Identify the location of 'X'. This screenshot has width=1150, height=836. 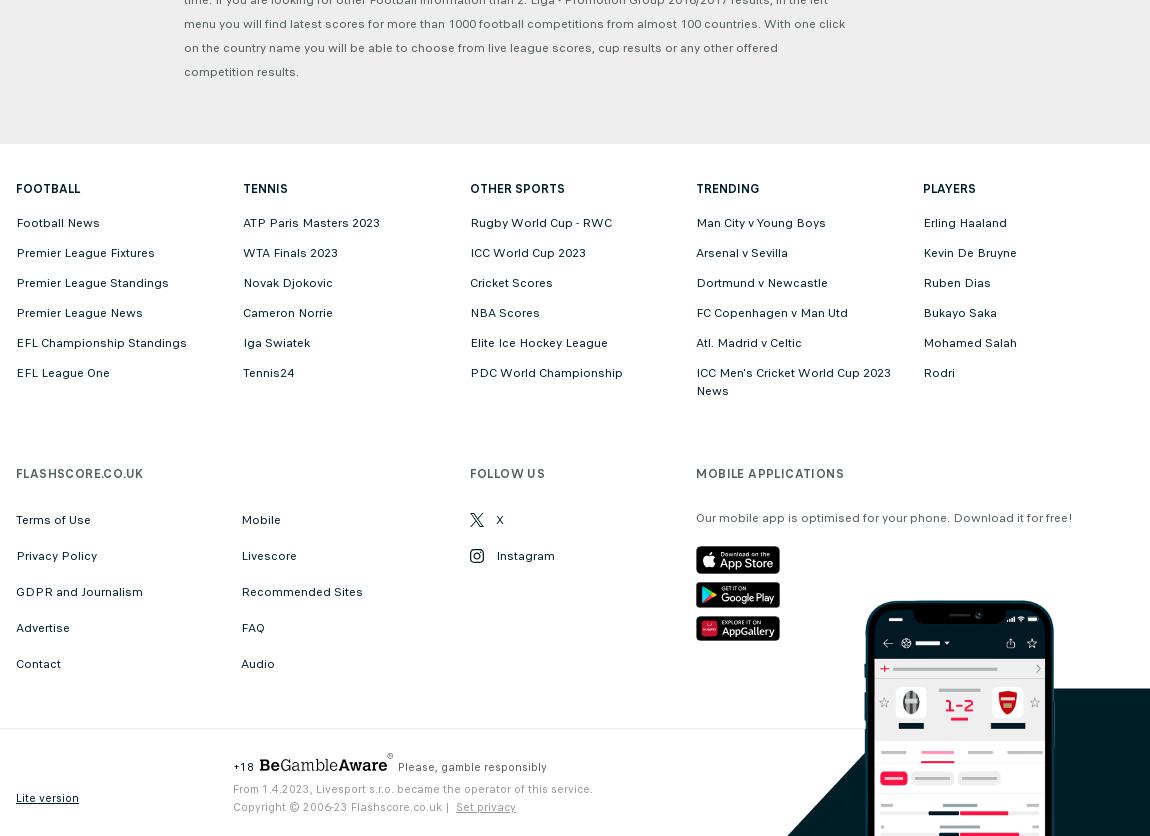
(494, 519).